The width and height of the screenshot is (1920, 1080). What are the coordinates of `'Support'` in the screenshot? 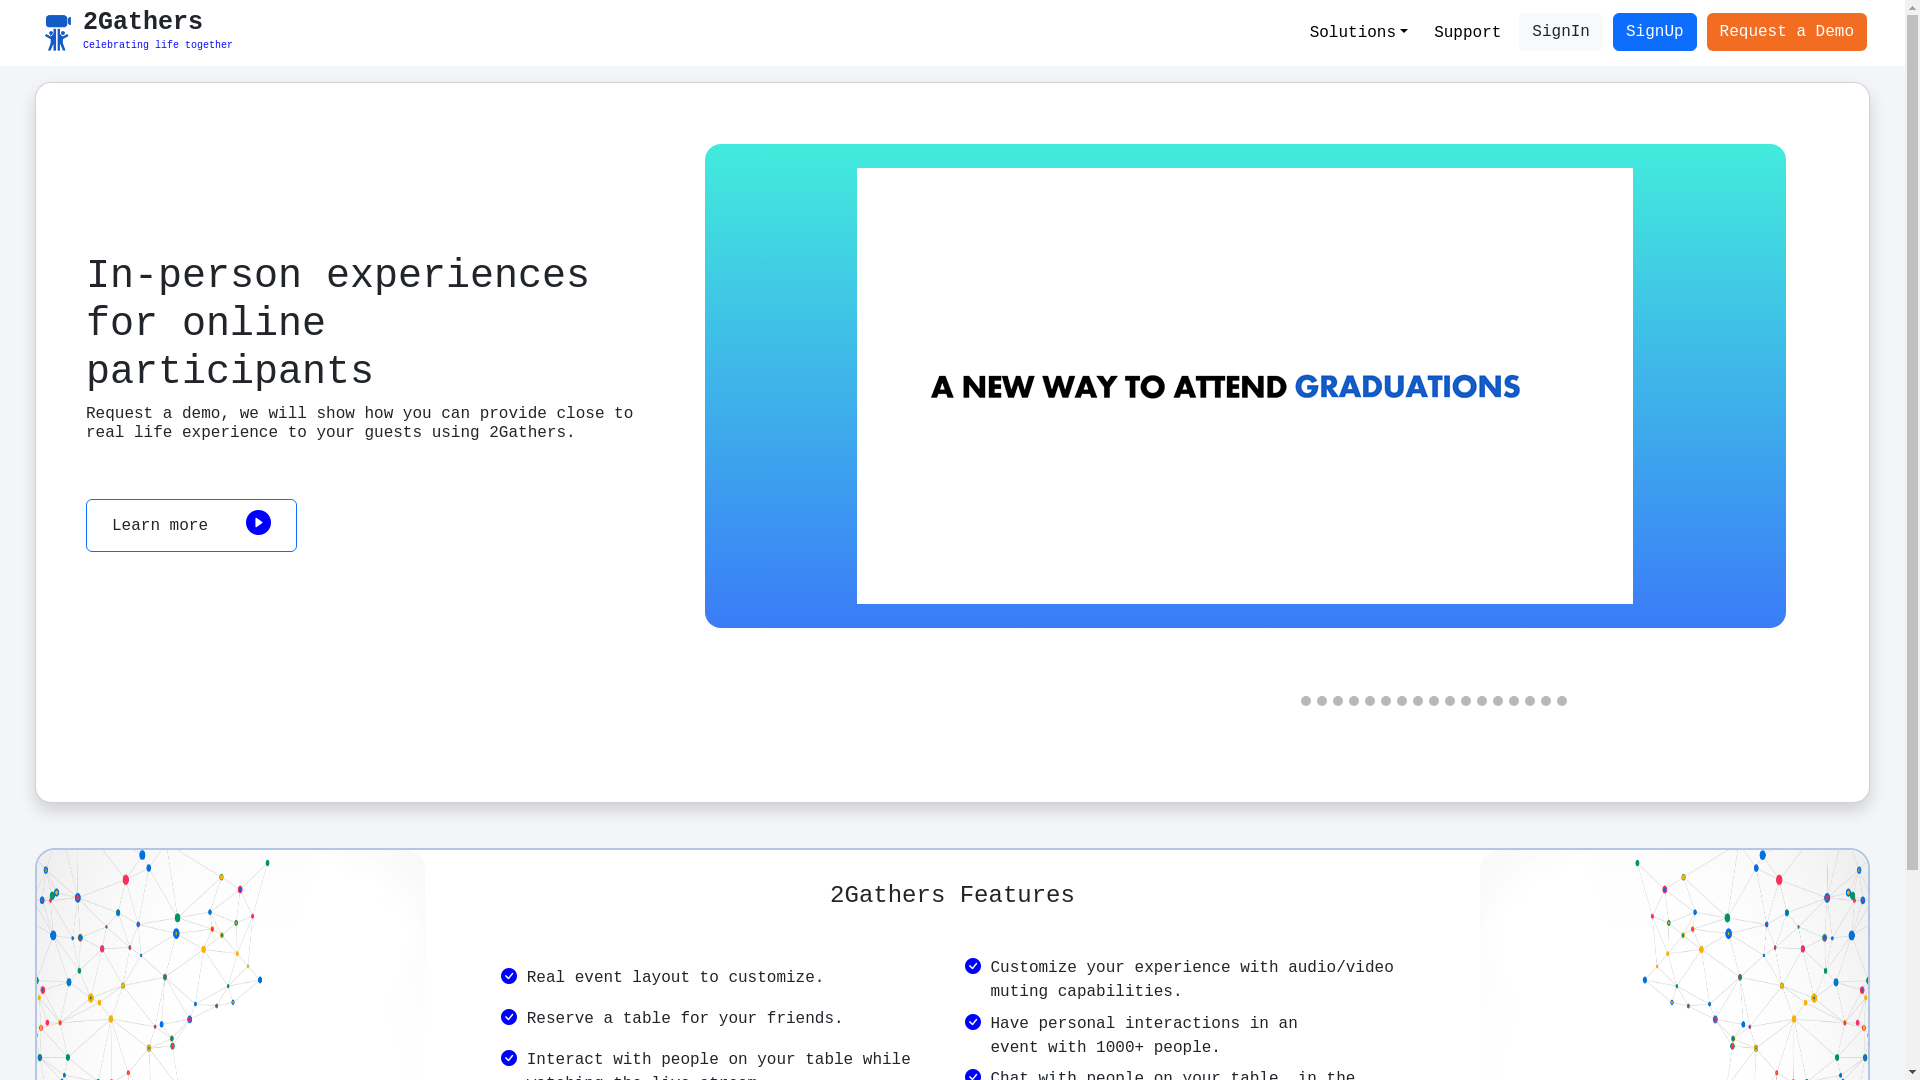 It's located at (1467, 33).